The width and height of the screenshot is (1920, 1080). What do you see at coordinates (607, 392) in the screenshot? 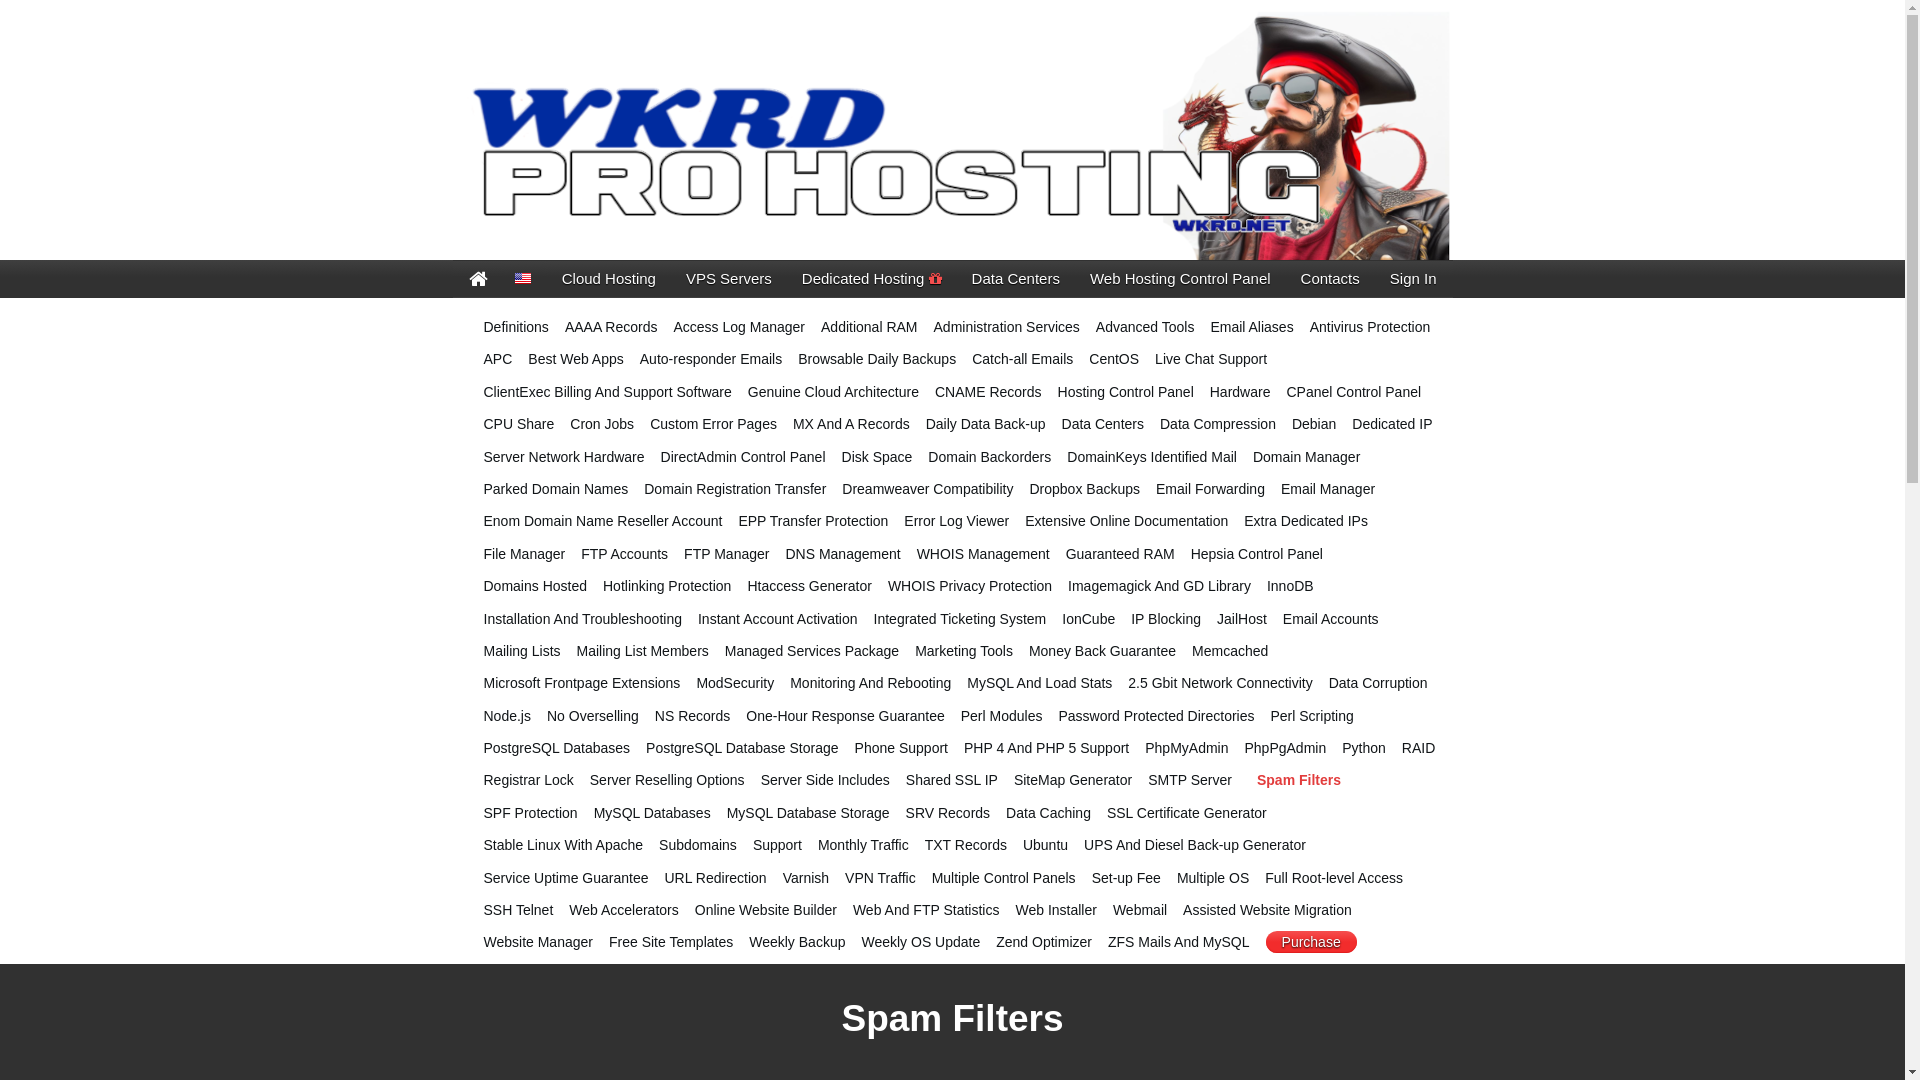
I see `'ClientExec Billing And Support Software'` at bounding box center [607, 392].